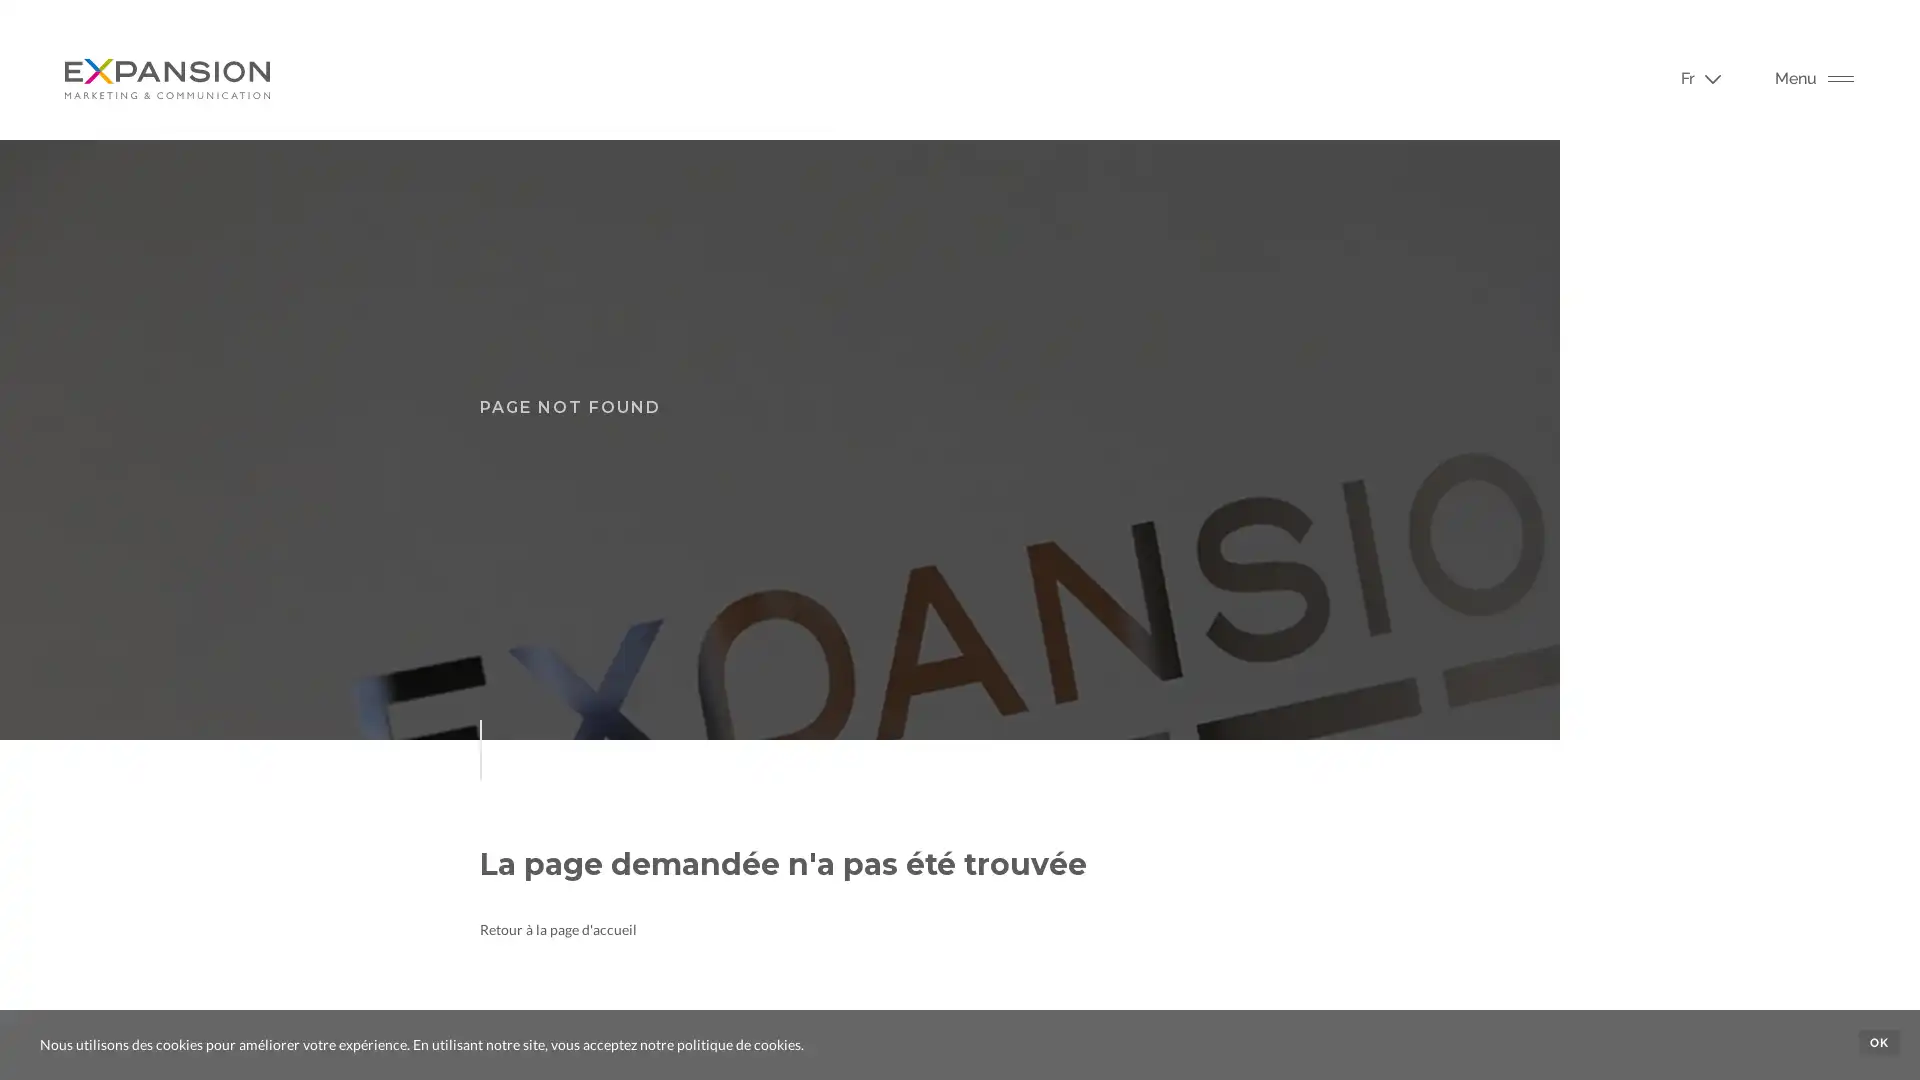  I want to click on OK, so click(1878, 1041).